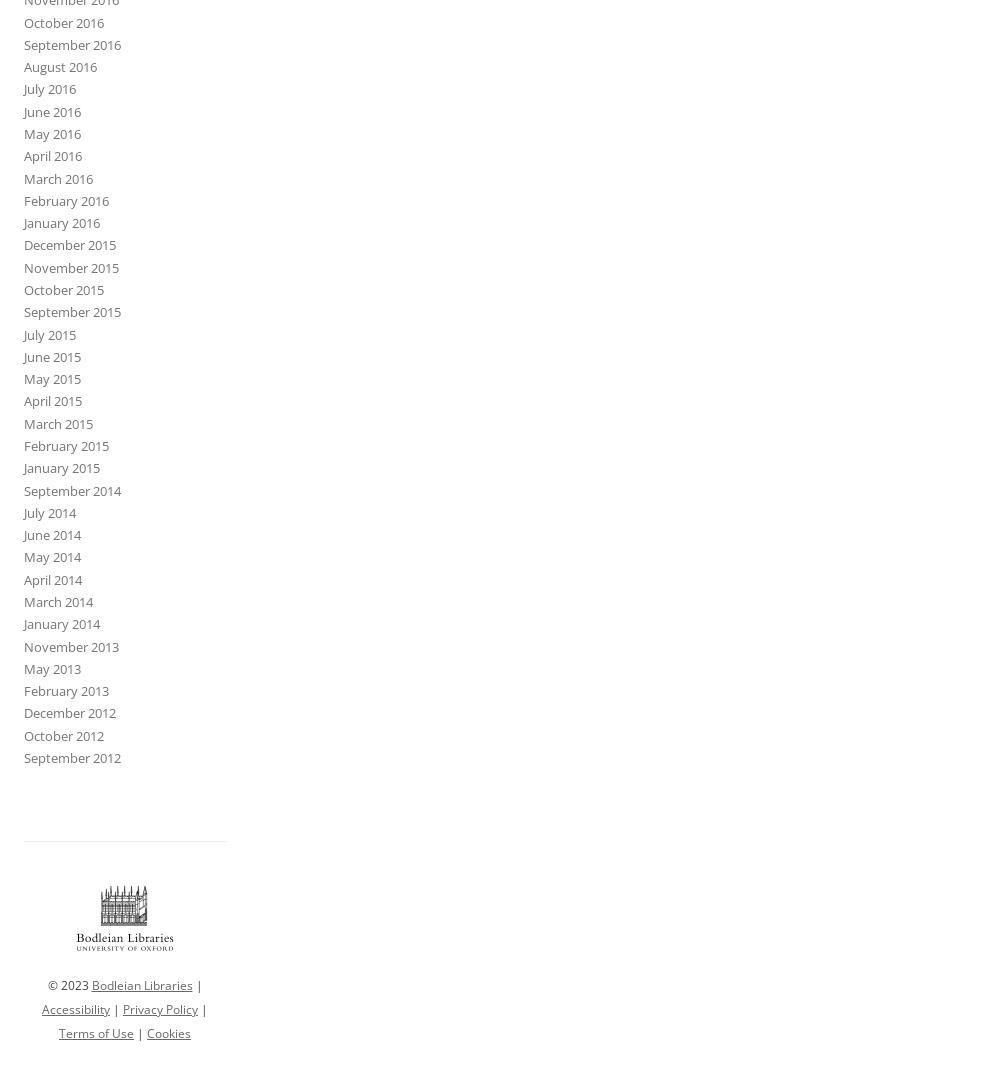 Image resolution: width=1008 pixels, height=1065 pixels. I want to click on 'September 2014', so click(72, 489).